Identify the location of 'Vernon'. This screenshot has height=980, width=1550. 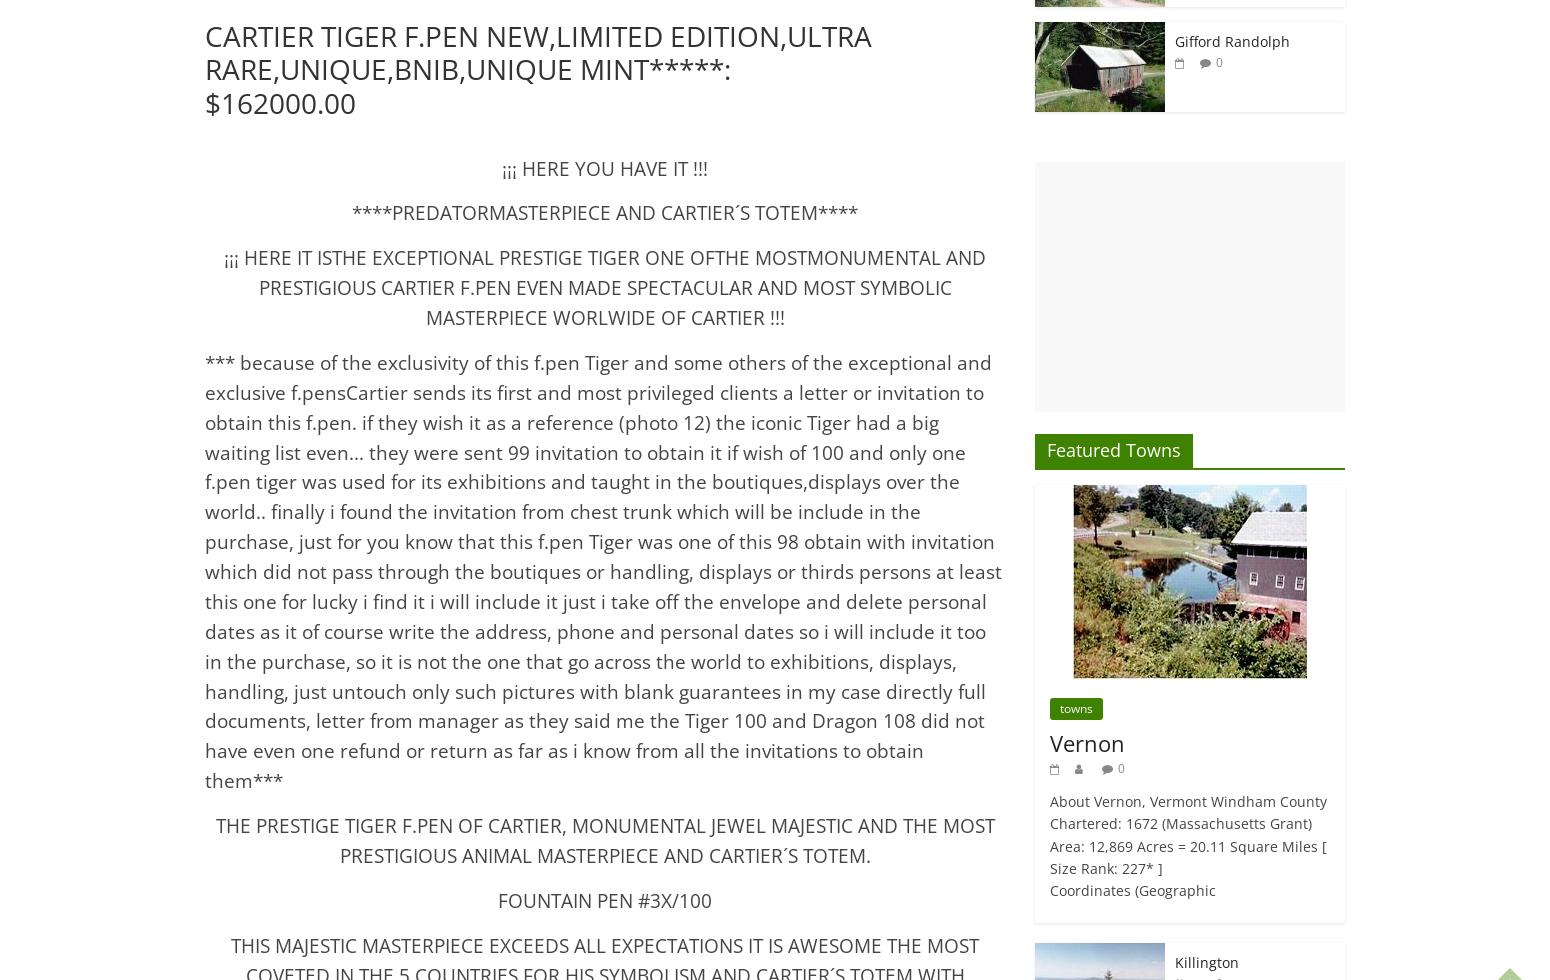
(1086, 743).